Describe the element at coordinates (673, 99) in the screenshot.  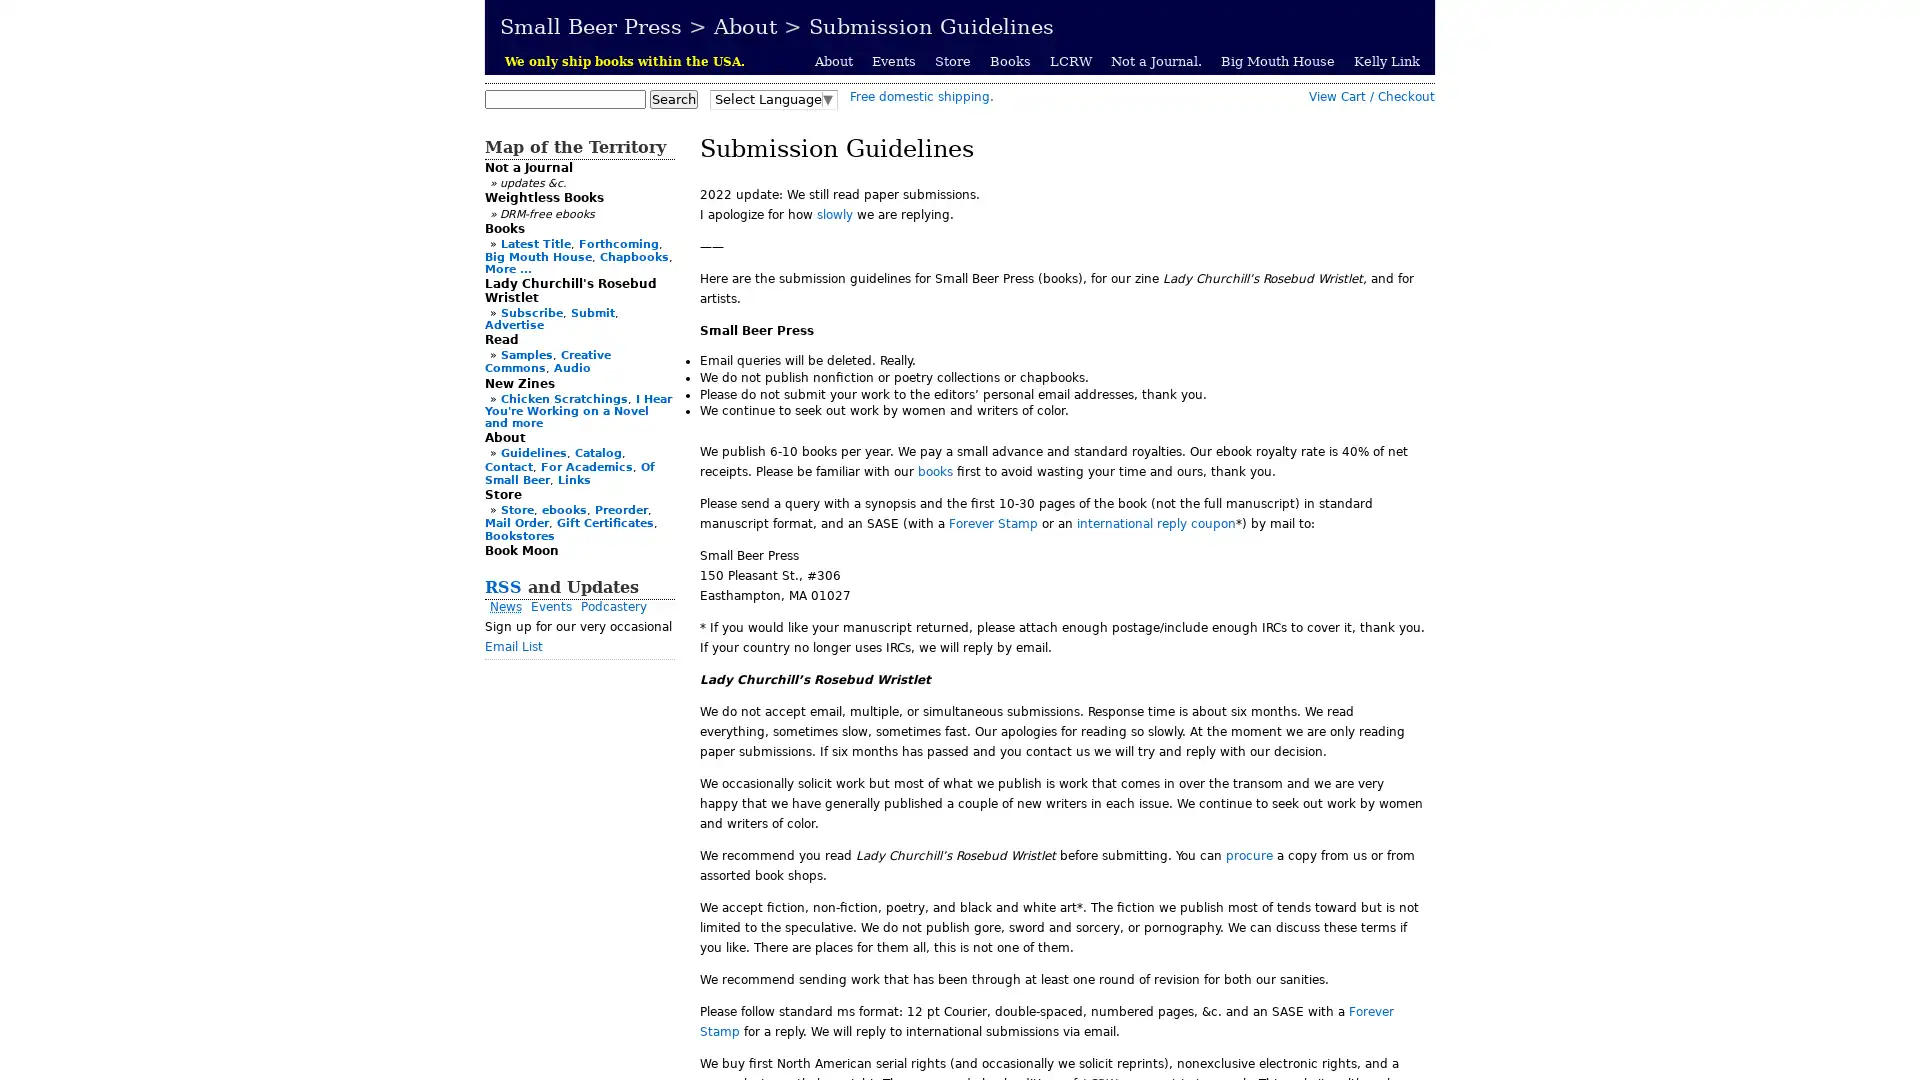
I see `Search` at that location.